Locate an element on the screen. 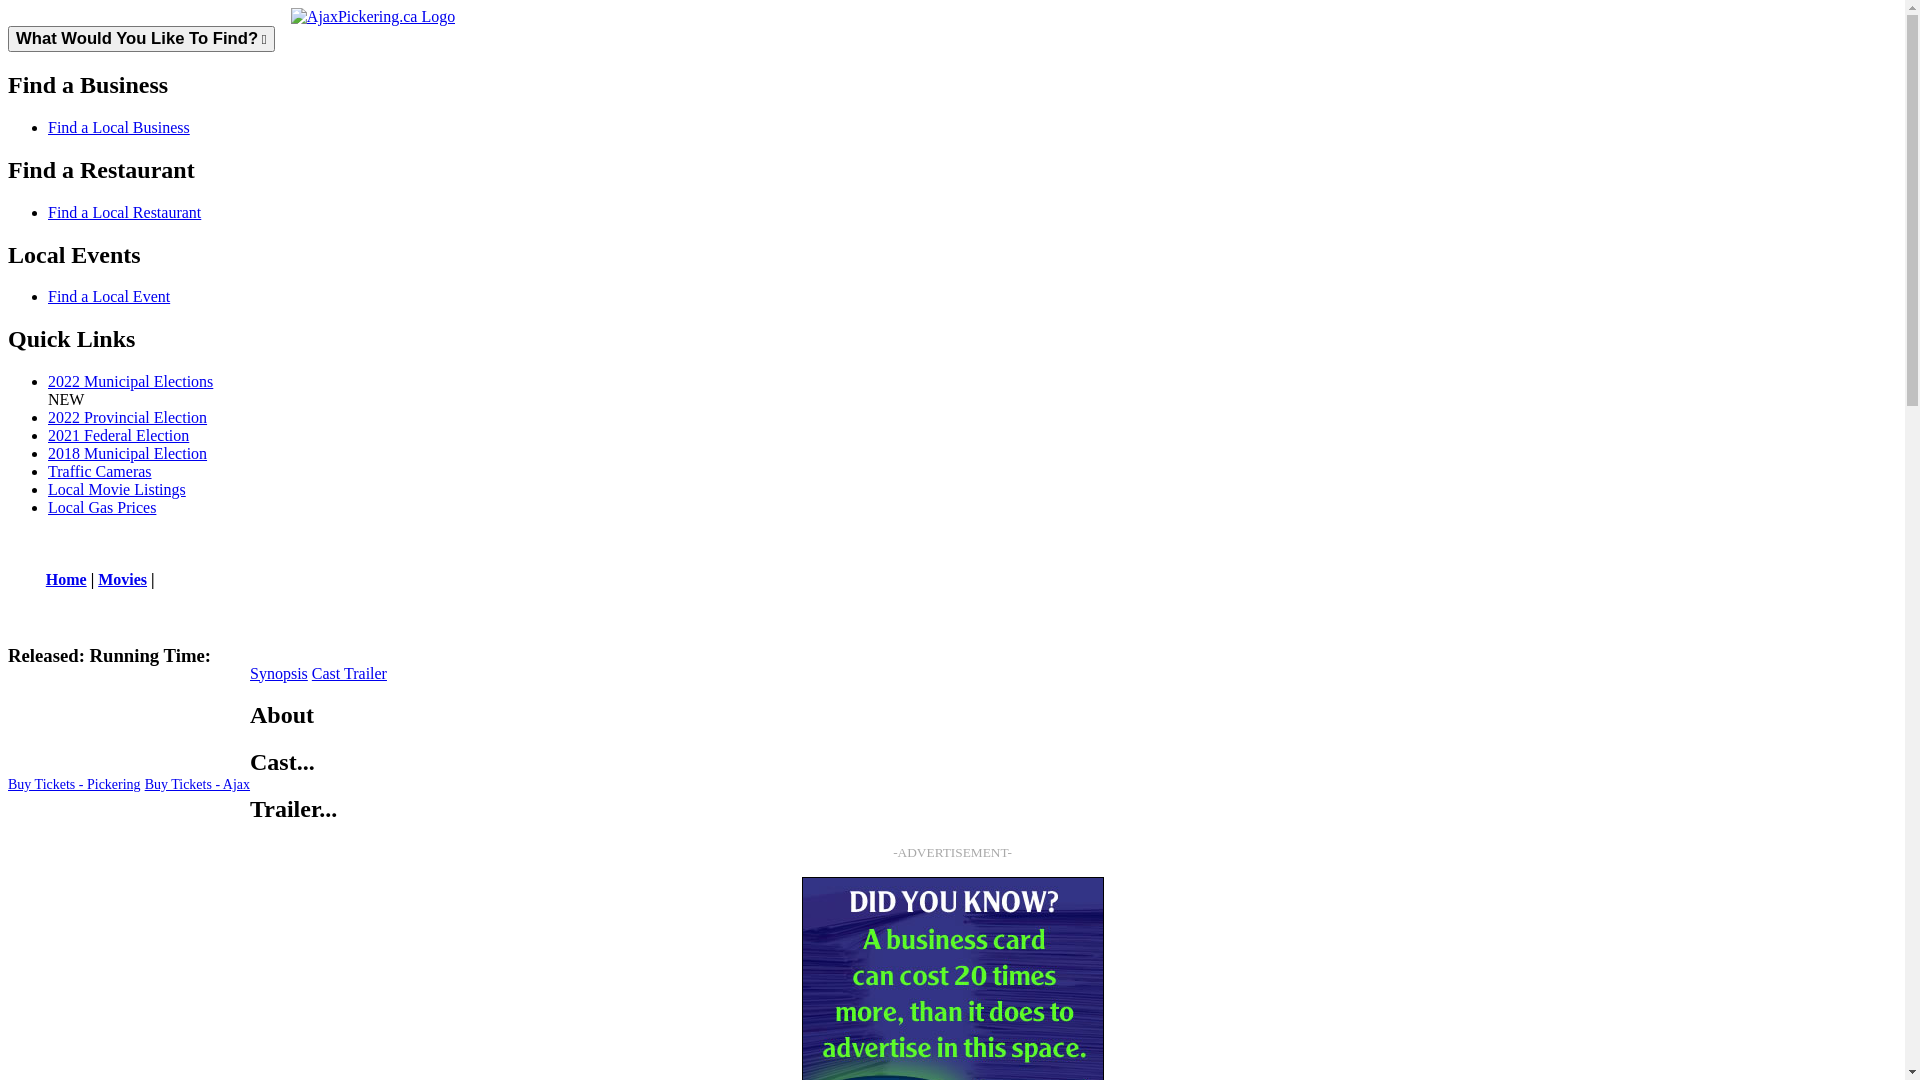 This screenshot has width=1920, height=1080. '2022 Municipal Elections' is located at coordinates (129, 381).